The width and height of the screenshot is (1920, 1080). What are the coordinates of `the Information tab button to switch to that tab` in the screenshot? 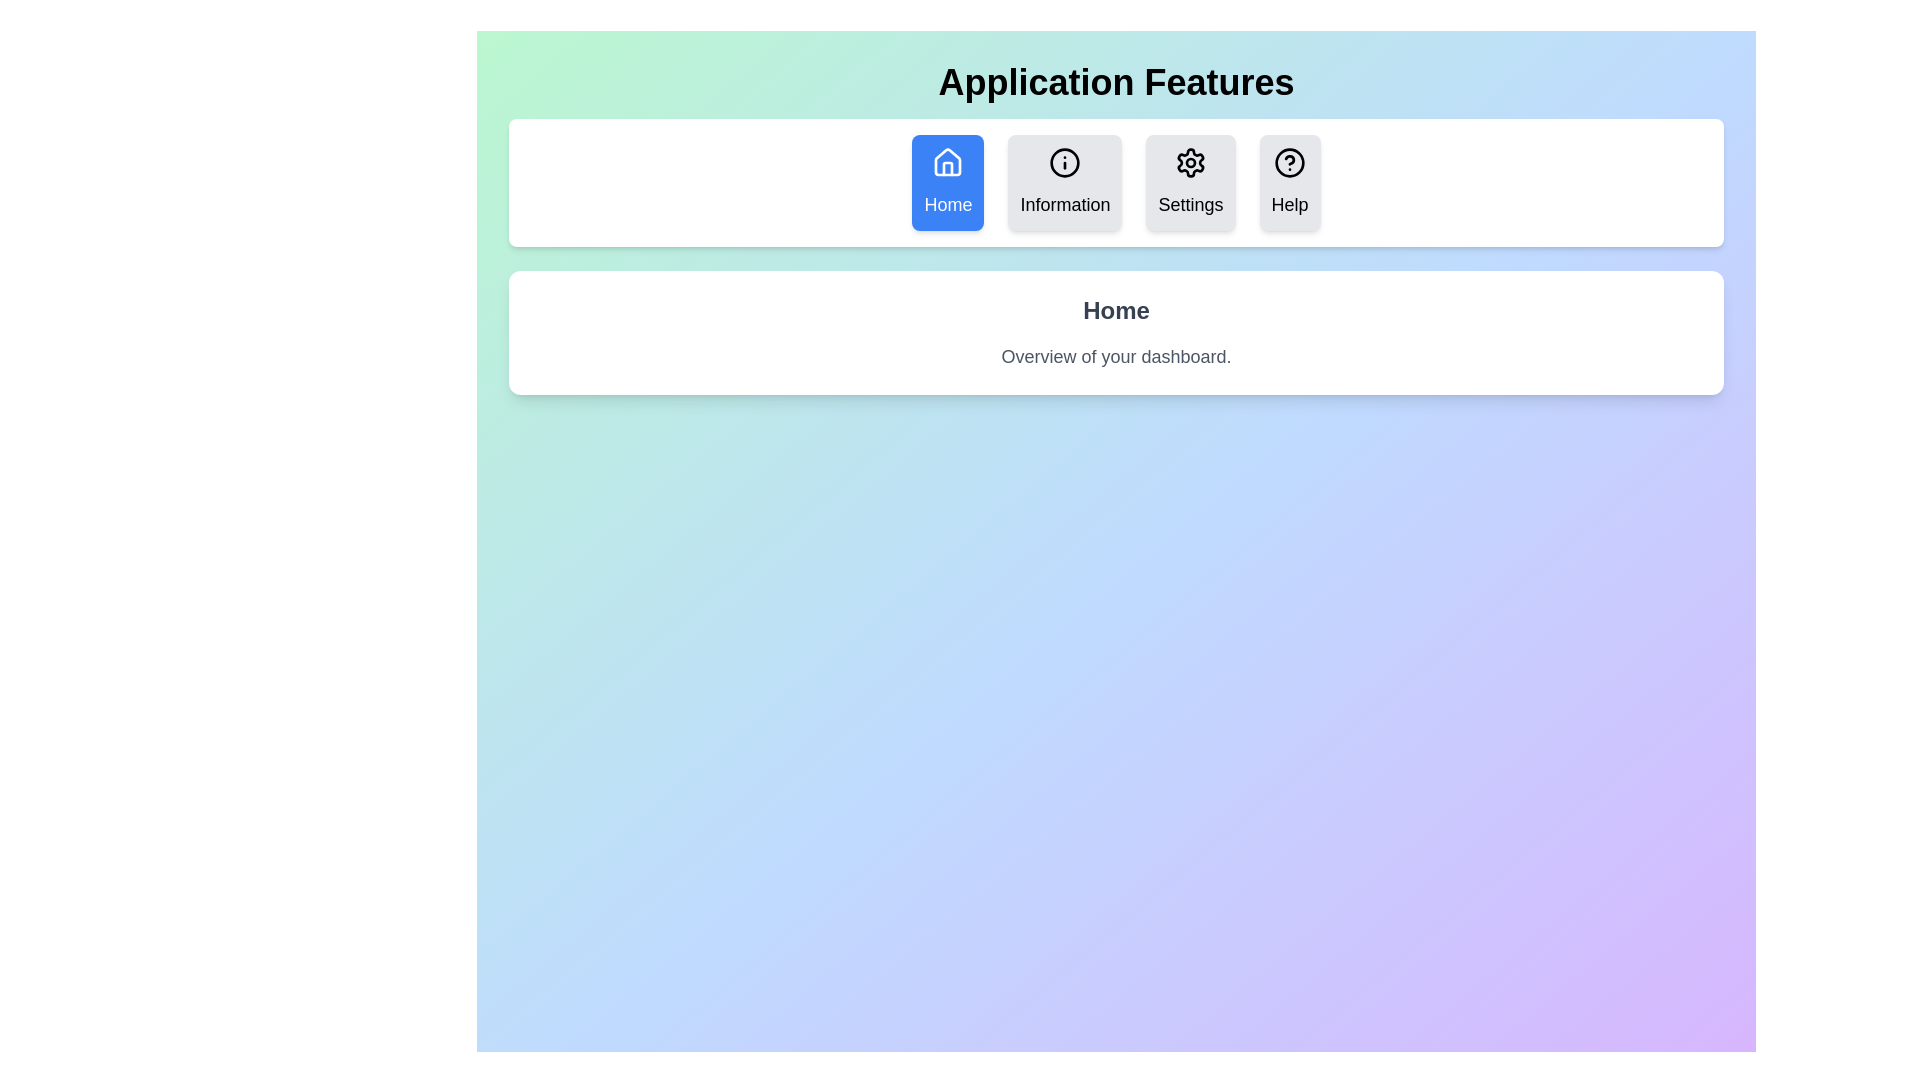 It's located at (1064, 182).